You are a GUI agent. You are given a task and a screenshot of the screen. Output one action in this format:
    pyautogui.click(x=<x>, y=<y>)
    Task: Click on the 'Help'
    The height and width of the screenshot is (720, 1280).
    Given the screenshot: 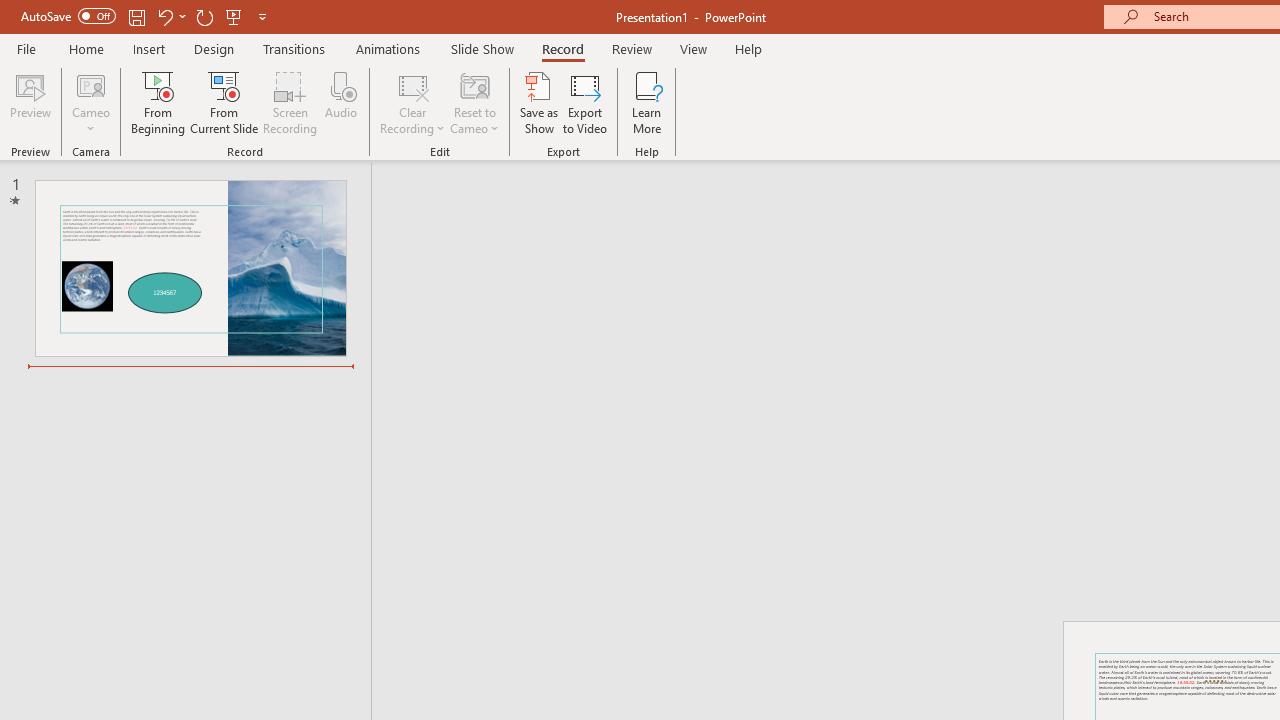 What is the action you would take?
    pyautogui.click(x=747, y=48)
    